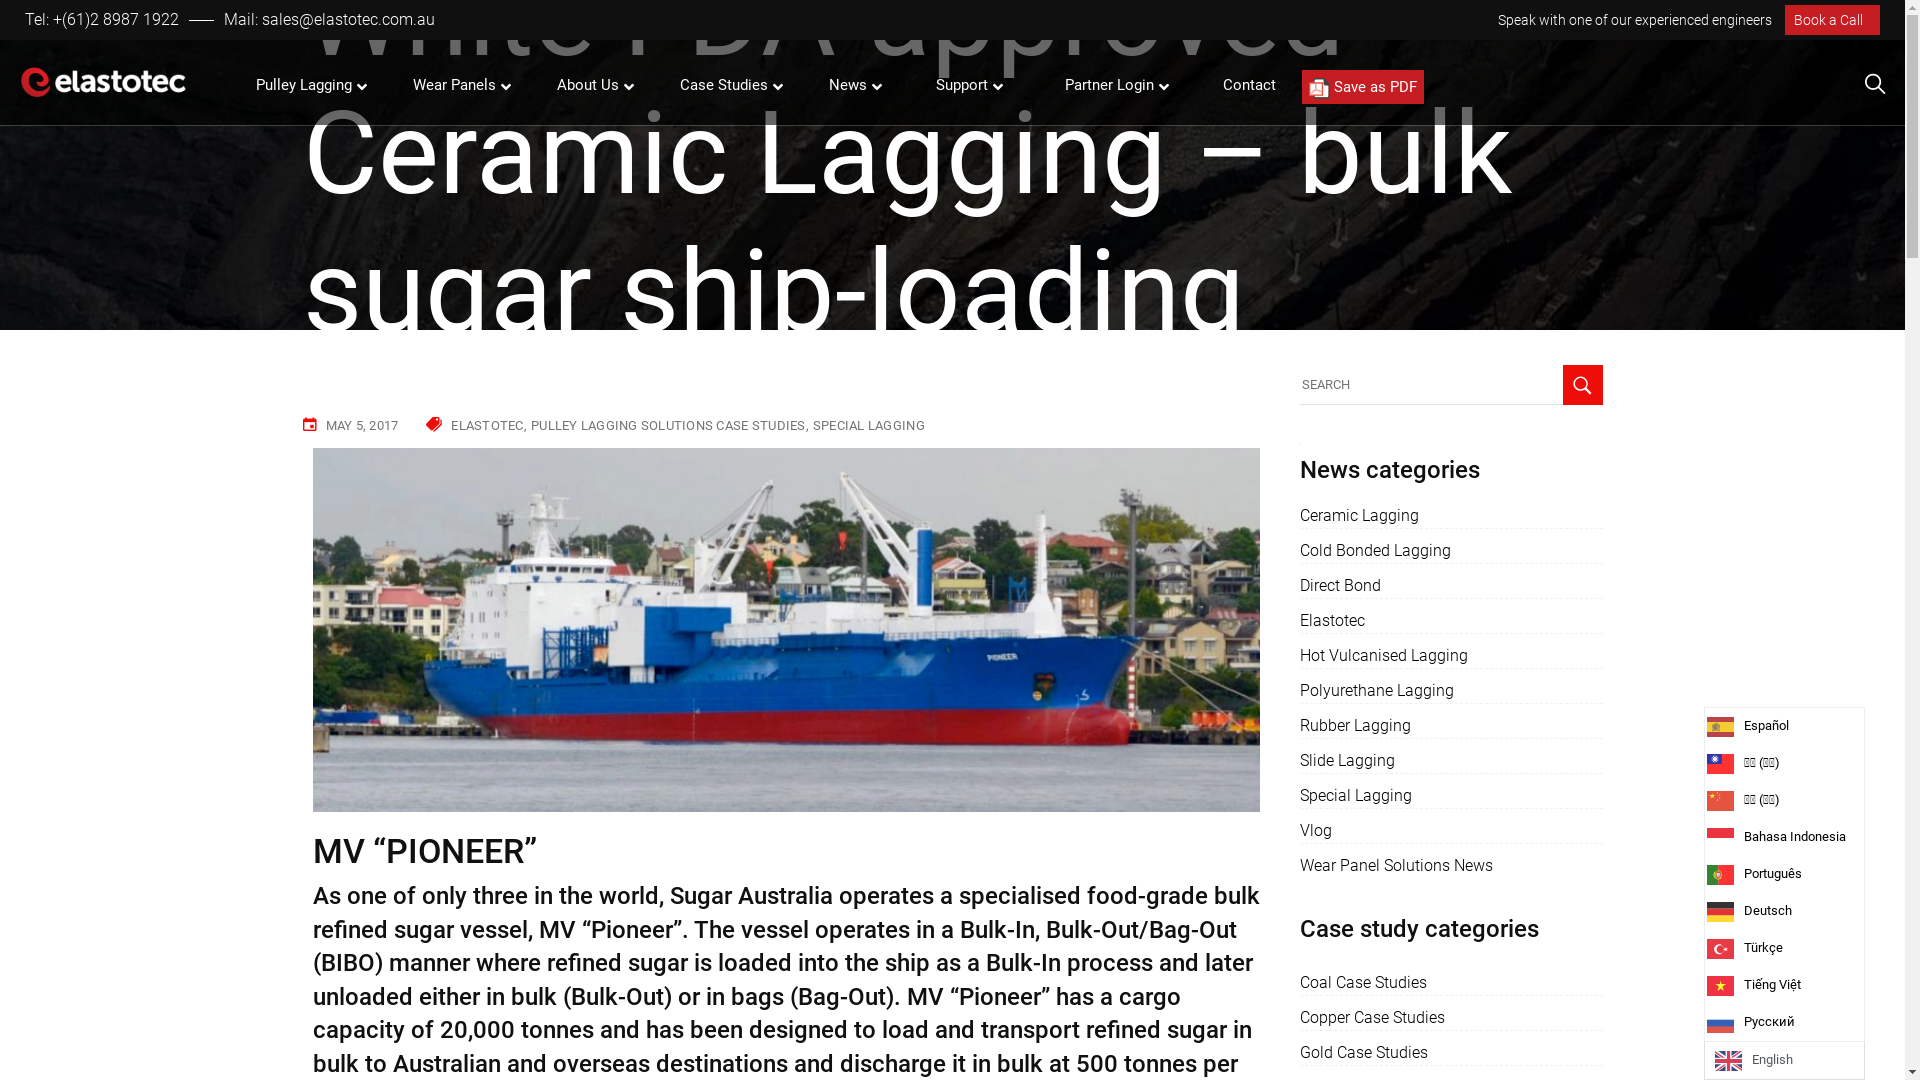  I want to click on 'Pulley Lagging', so click(305, 84).